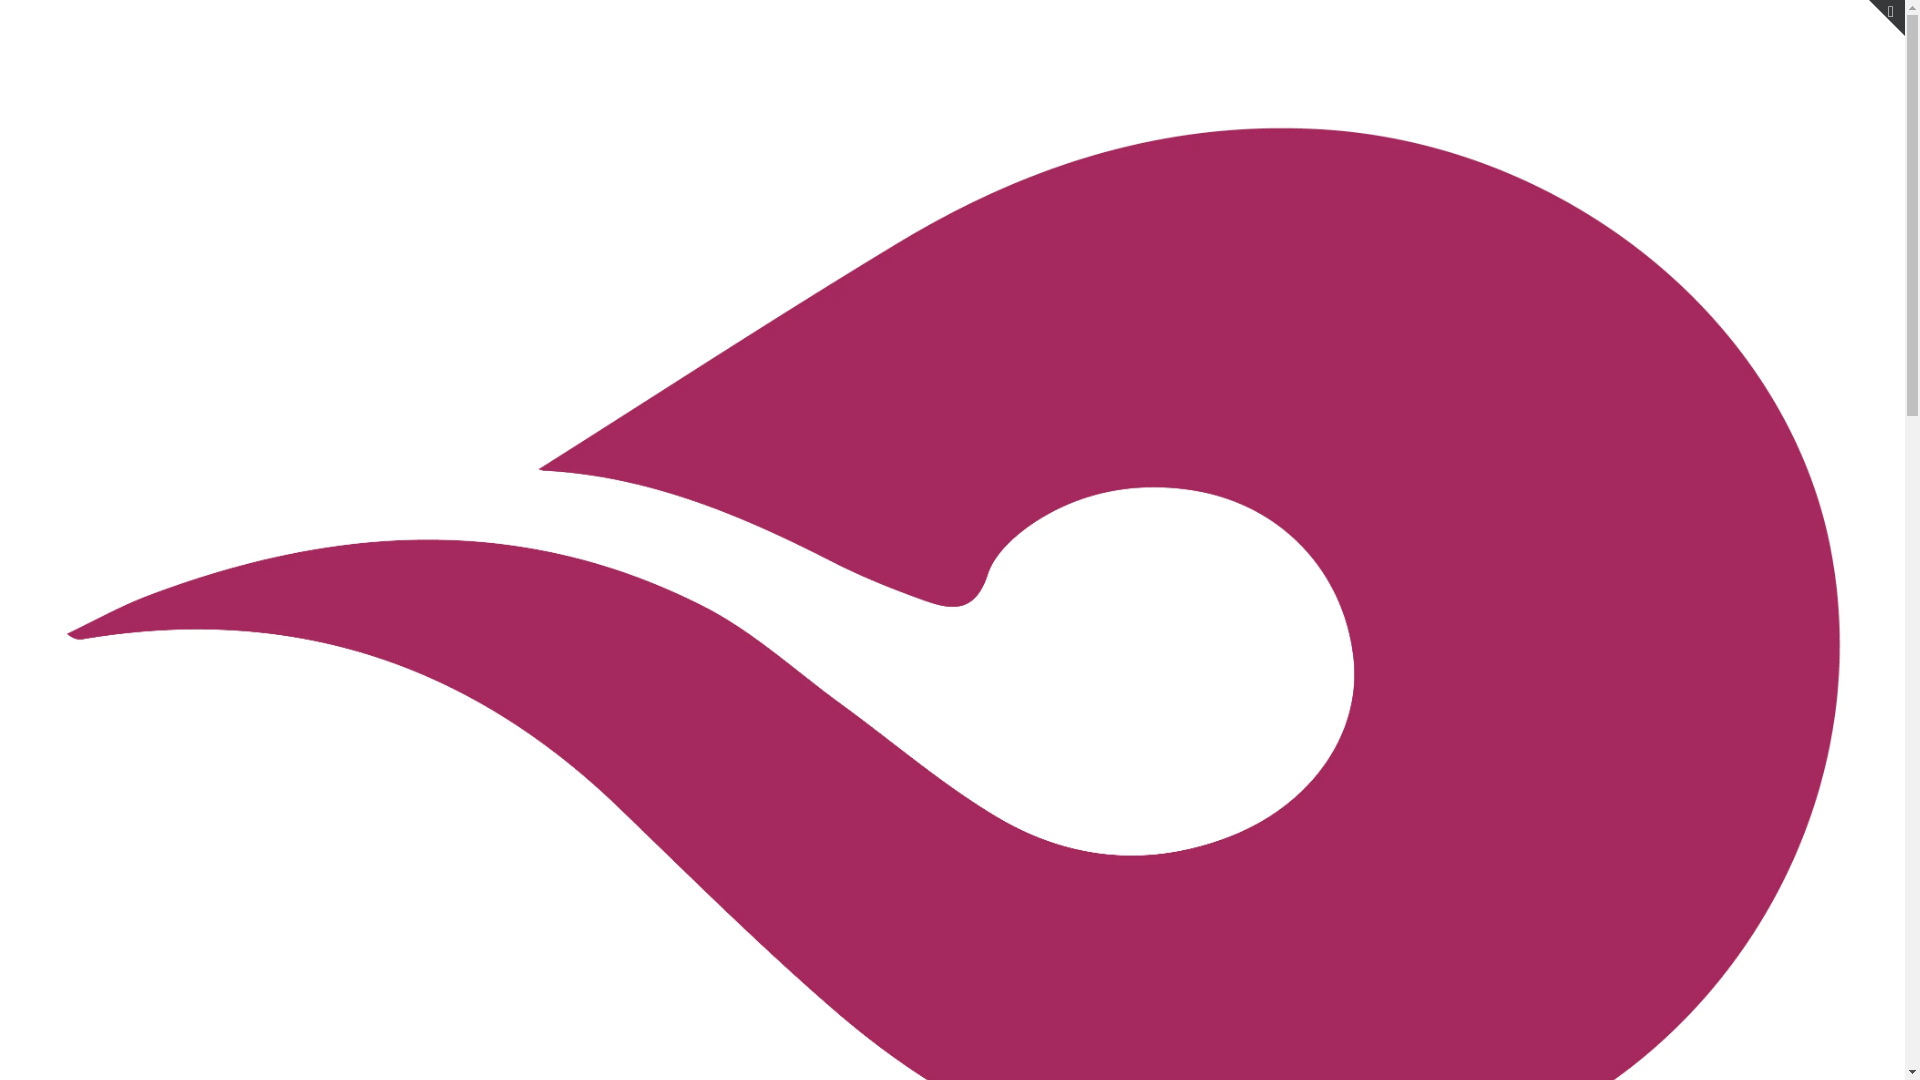 Image resolution: width=1920 pixels, height=1080 pixels. I want to click on 'Toggle Sliding Bar Area', so click(1867, 18).